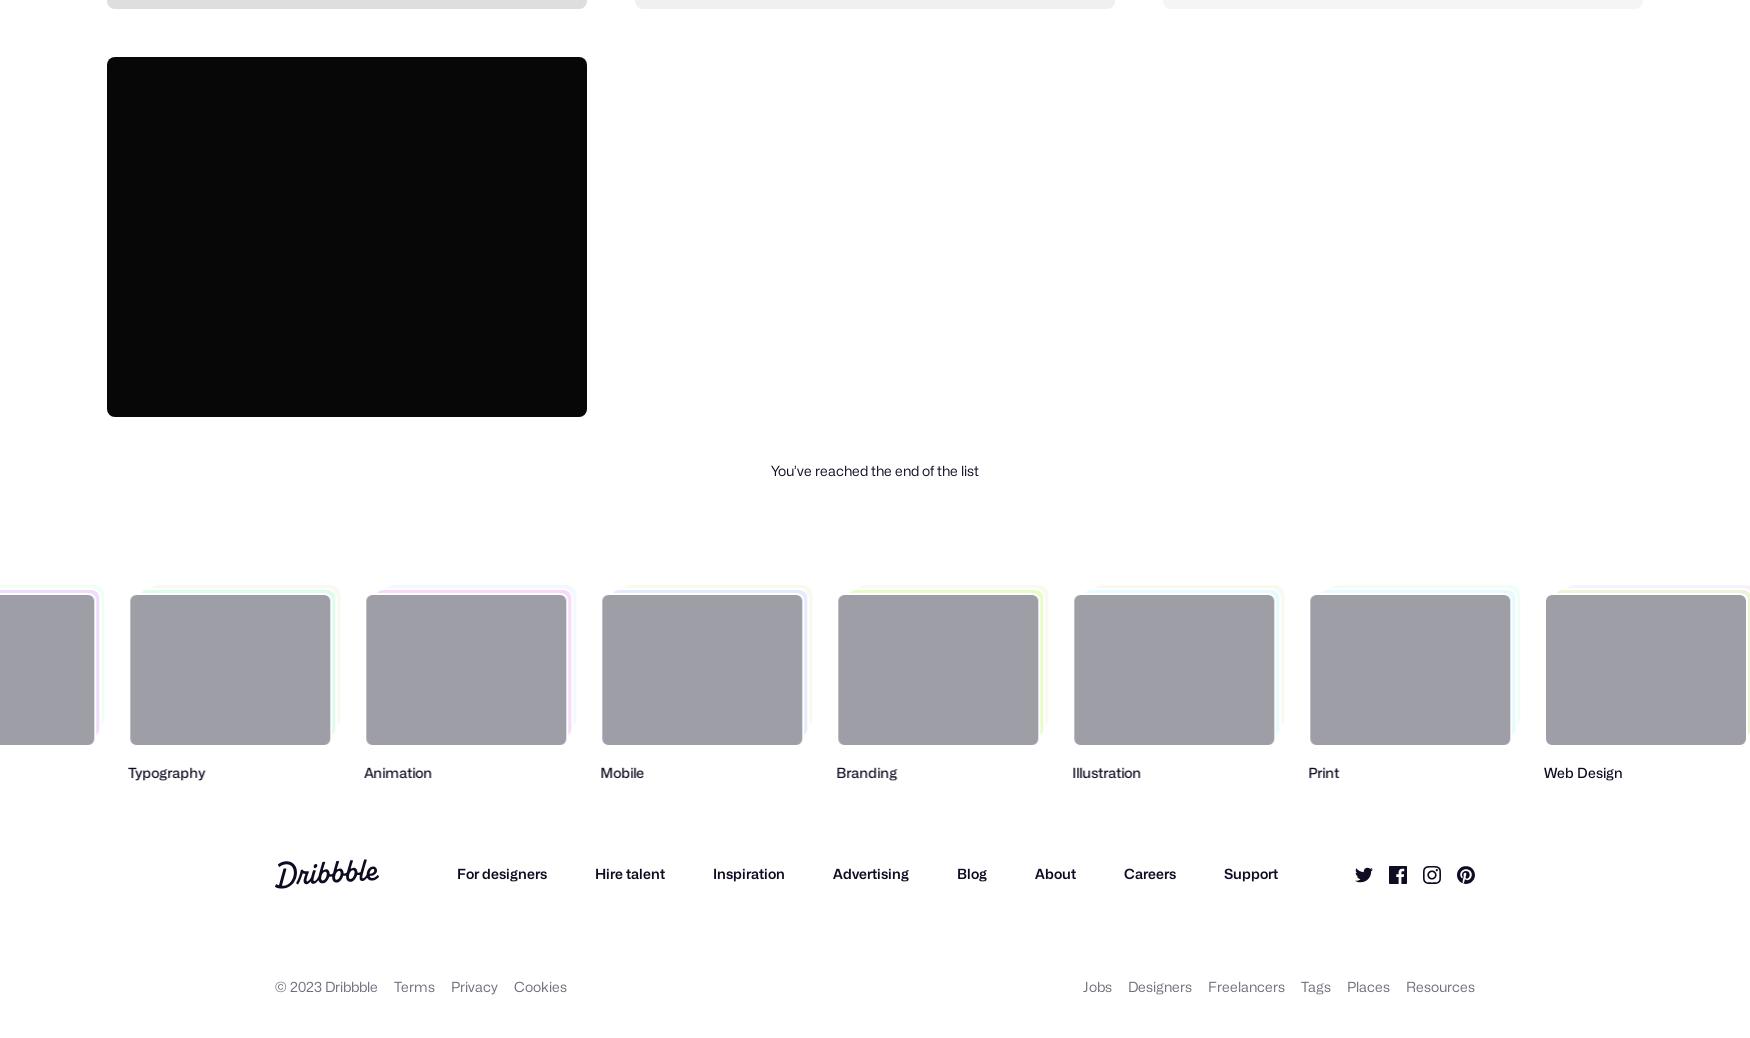 This screenshot has height=1038, width=1750. I want to click on 'Ui Clock/Countdown', so click(205, 375).